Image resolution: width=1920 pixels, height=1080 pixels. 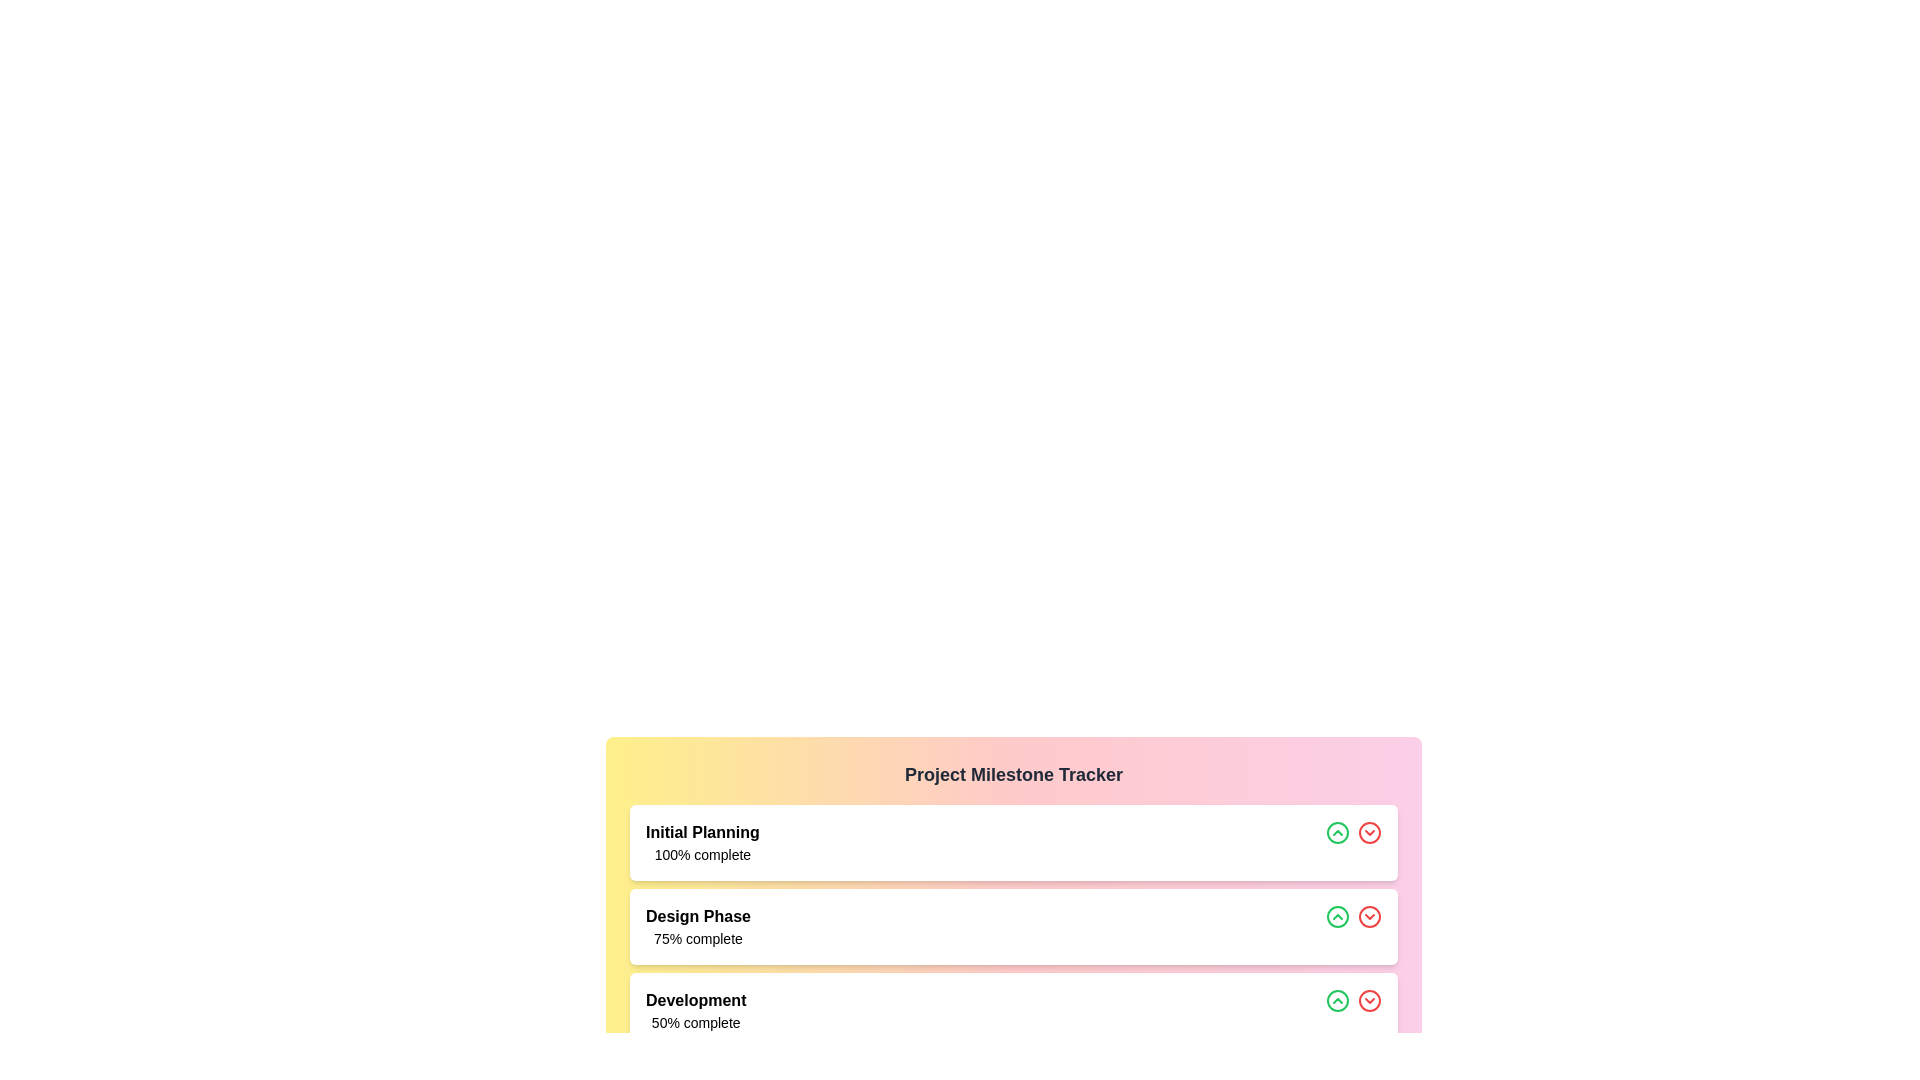 I want to click on the text label that identifies the third milestone in the 'Project Milestone Tracker' section, so click(x=696, y=1001).